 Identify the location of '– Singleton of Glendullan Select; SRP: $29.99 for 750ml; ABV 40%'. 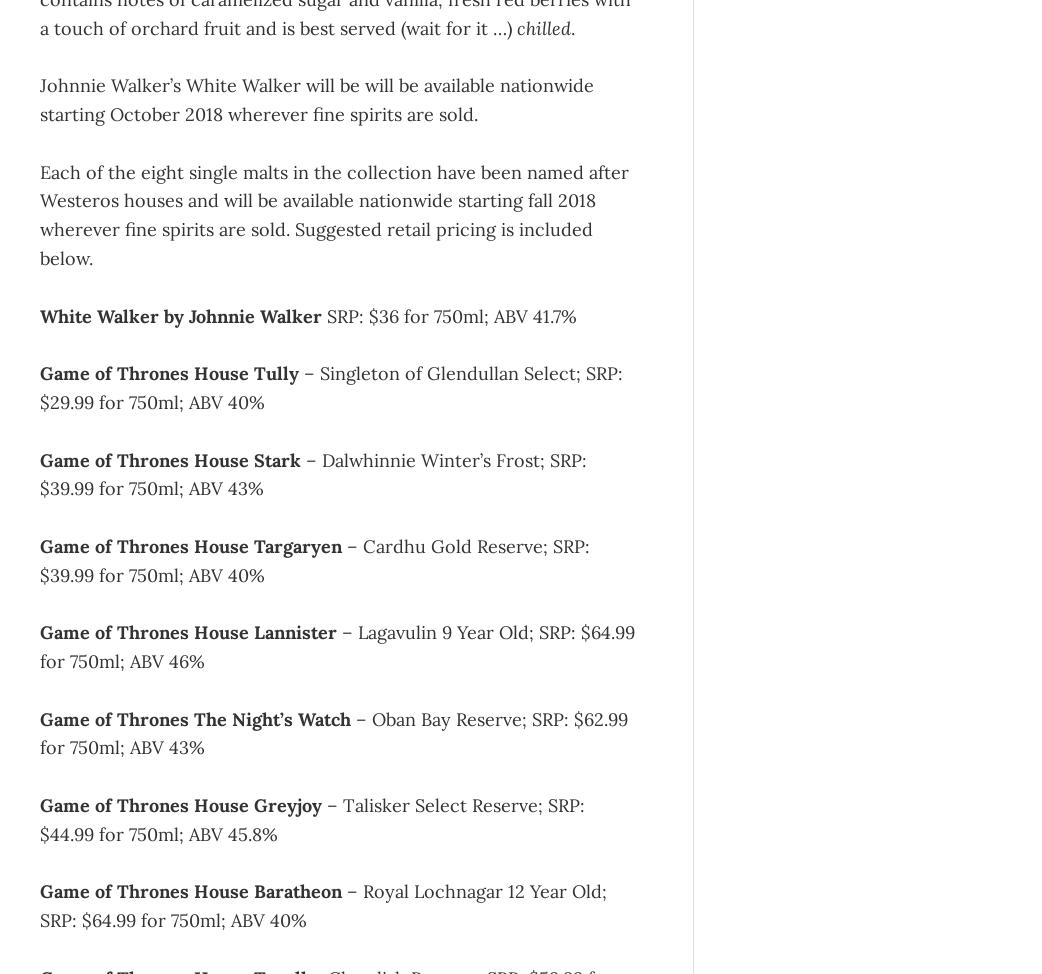
(331, 387).